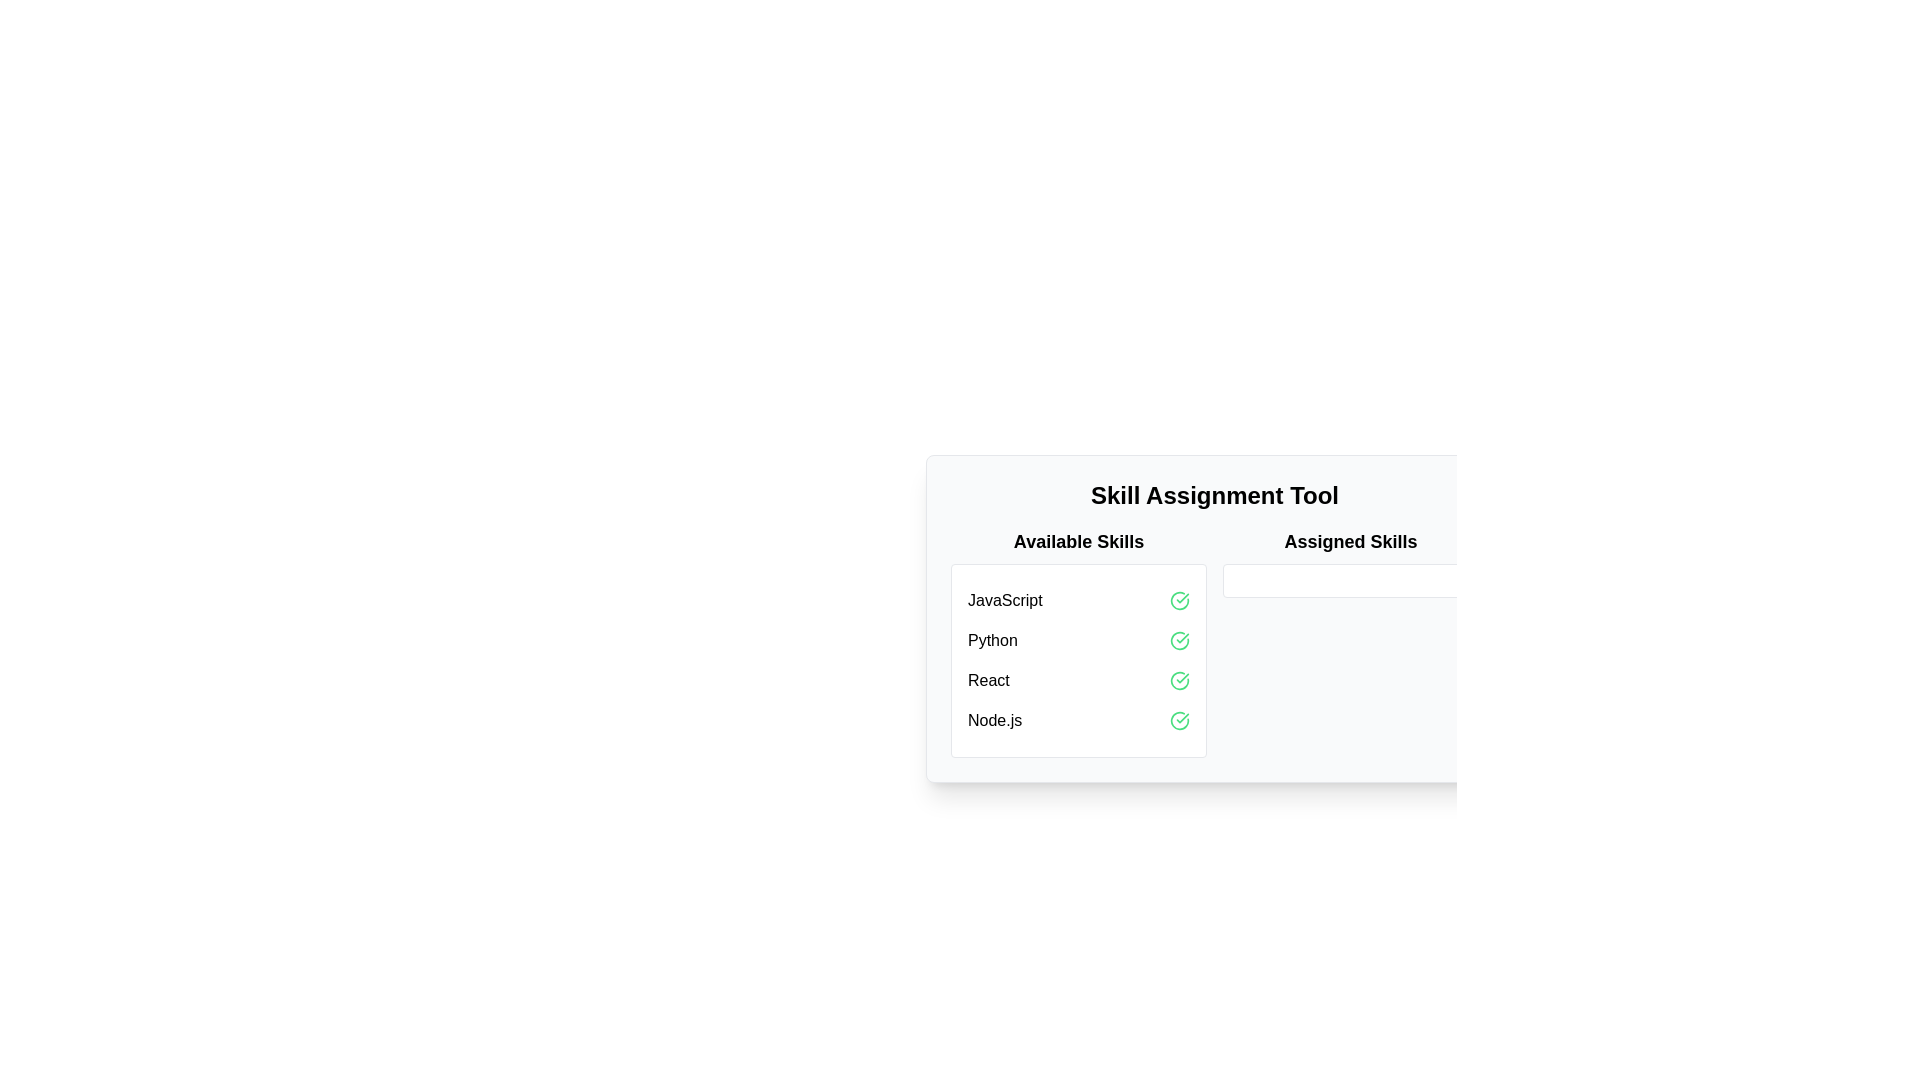 This screenshot has width=1920, height=1080. Describe the element at coordinates (1180, 600) in the screenshot. I see `the circular icon with a check mark inside, located to the right of the text 'JavaScript' in the 'Available Skills' section of the 'Skill Assignment Tool'` at that location.